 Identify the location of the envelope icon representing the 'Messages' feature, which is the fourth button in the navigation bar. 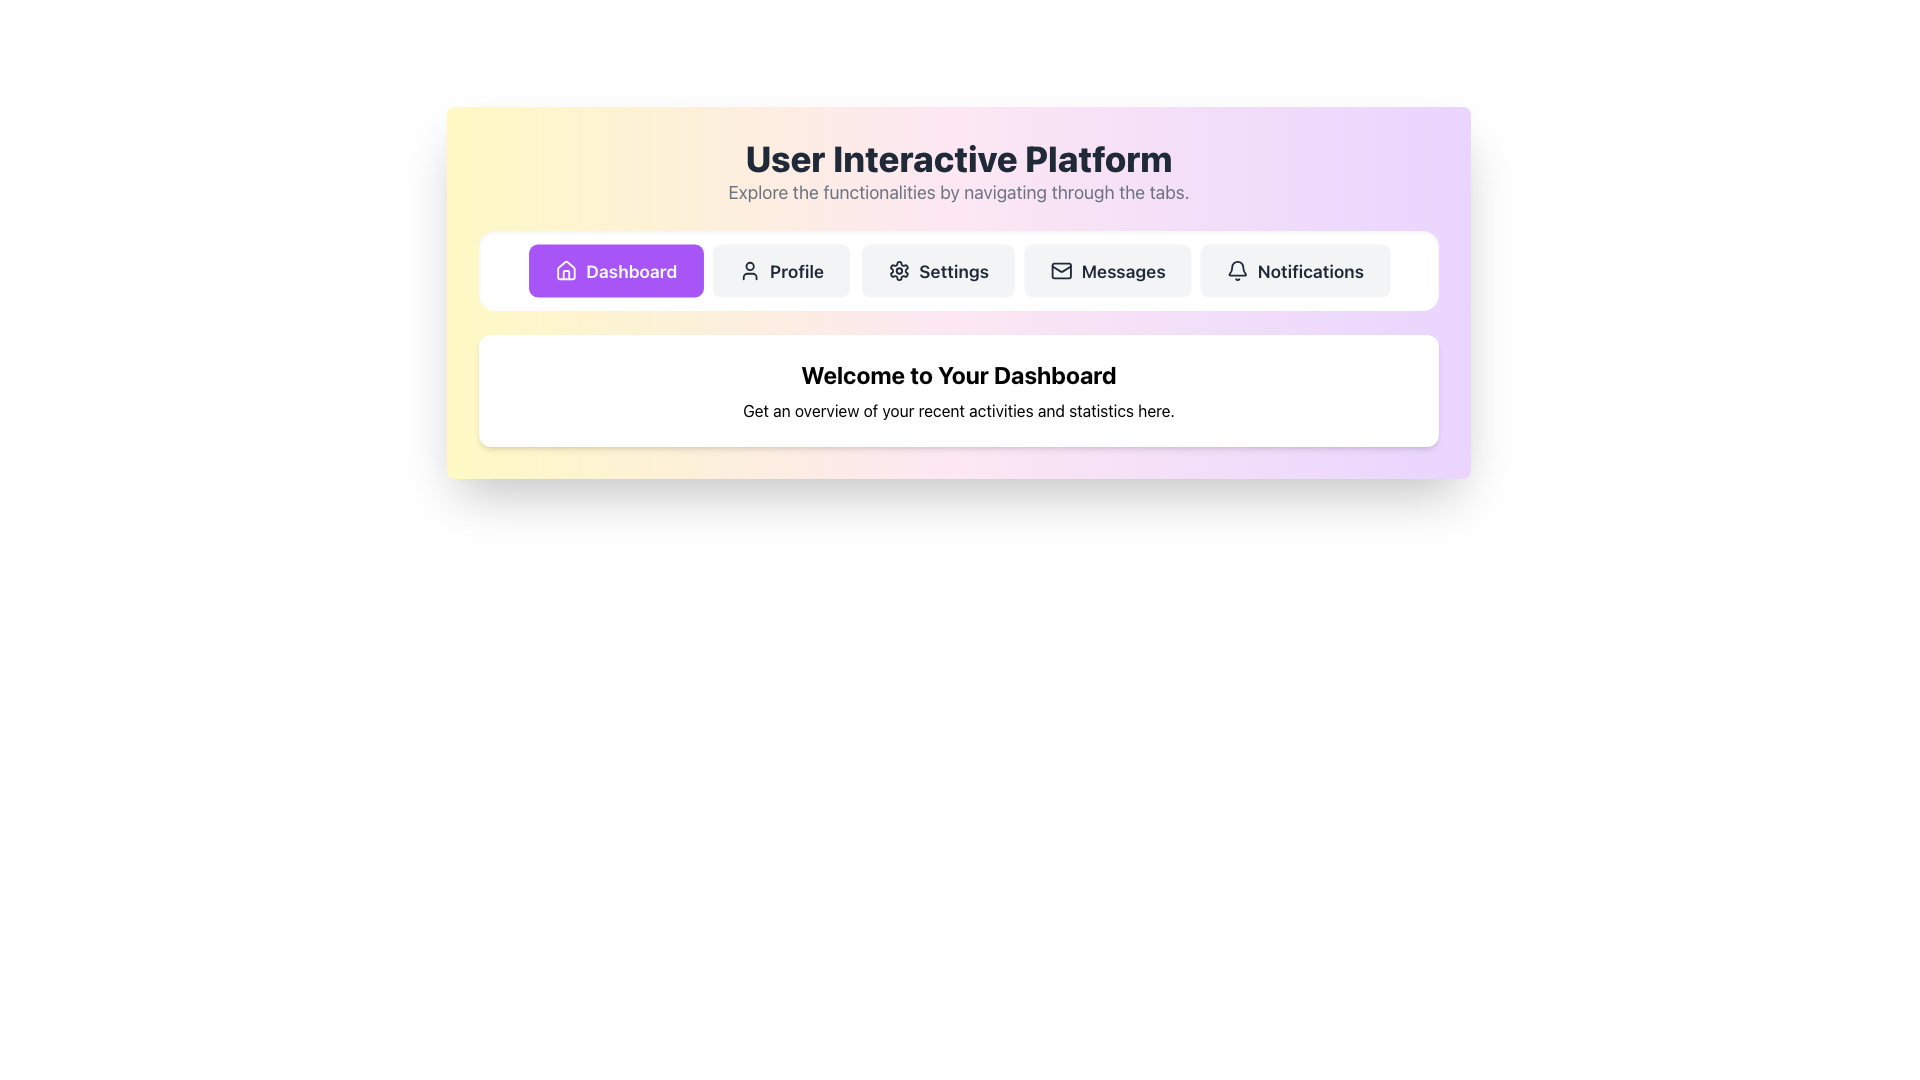
(1059, 268).